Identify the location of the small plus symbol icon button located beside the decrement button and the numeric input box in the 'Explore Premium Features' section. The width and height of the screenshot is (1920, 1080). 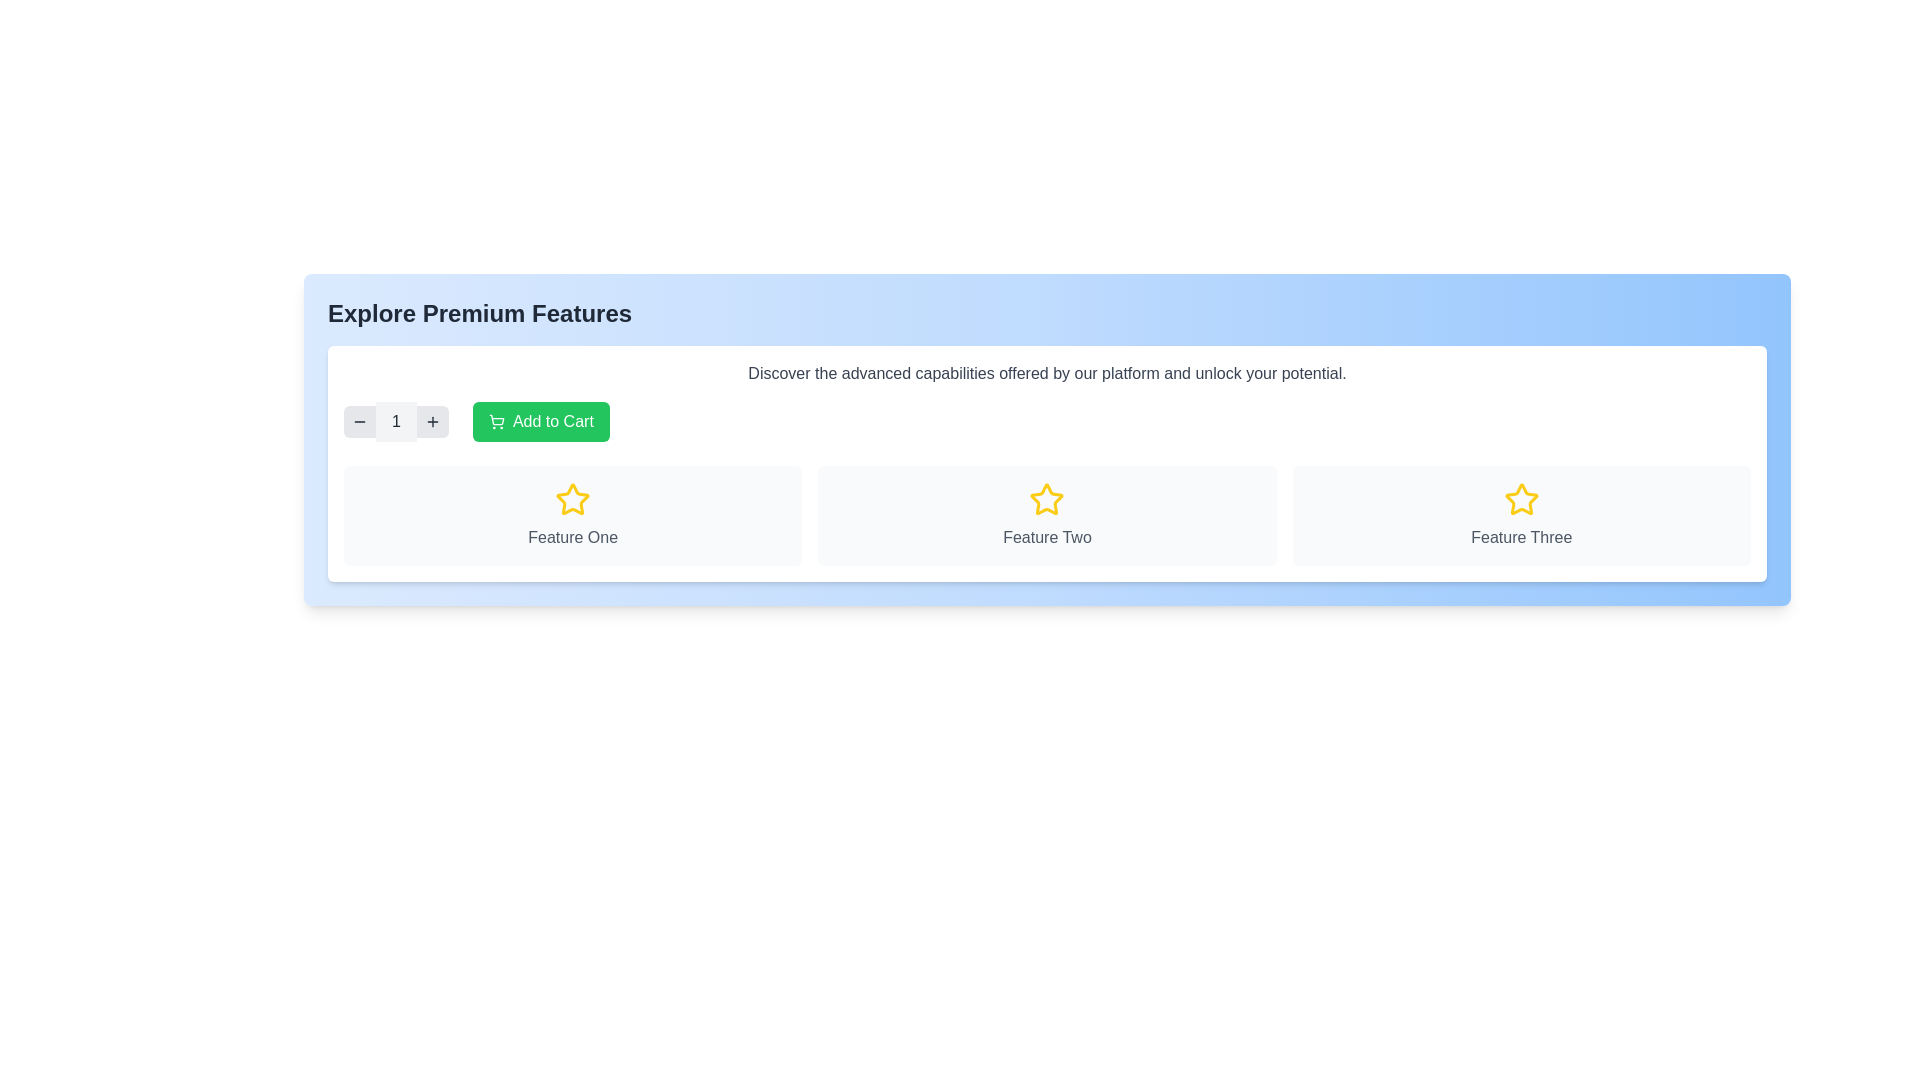
(431, 420).